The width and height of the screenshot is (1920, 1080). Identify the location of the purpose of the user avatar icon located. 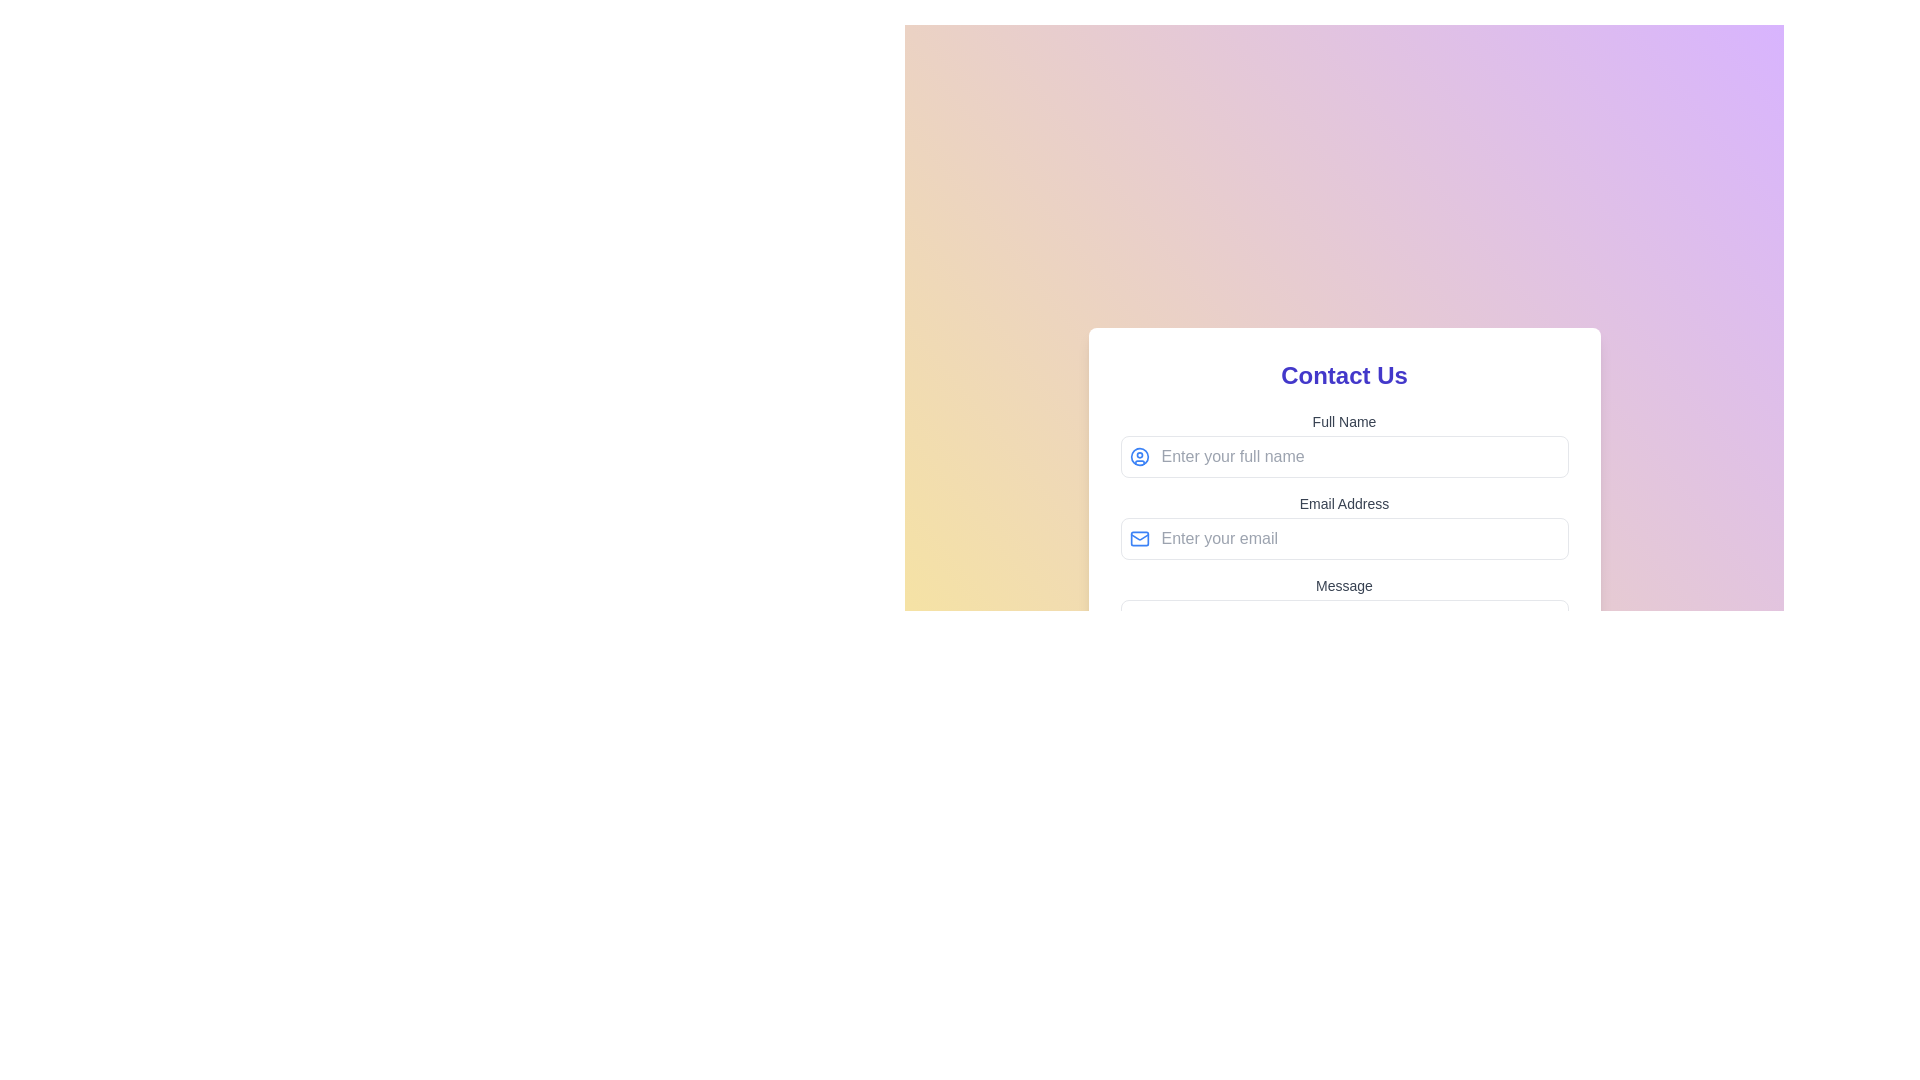
(1139, 456).